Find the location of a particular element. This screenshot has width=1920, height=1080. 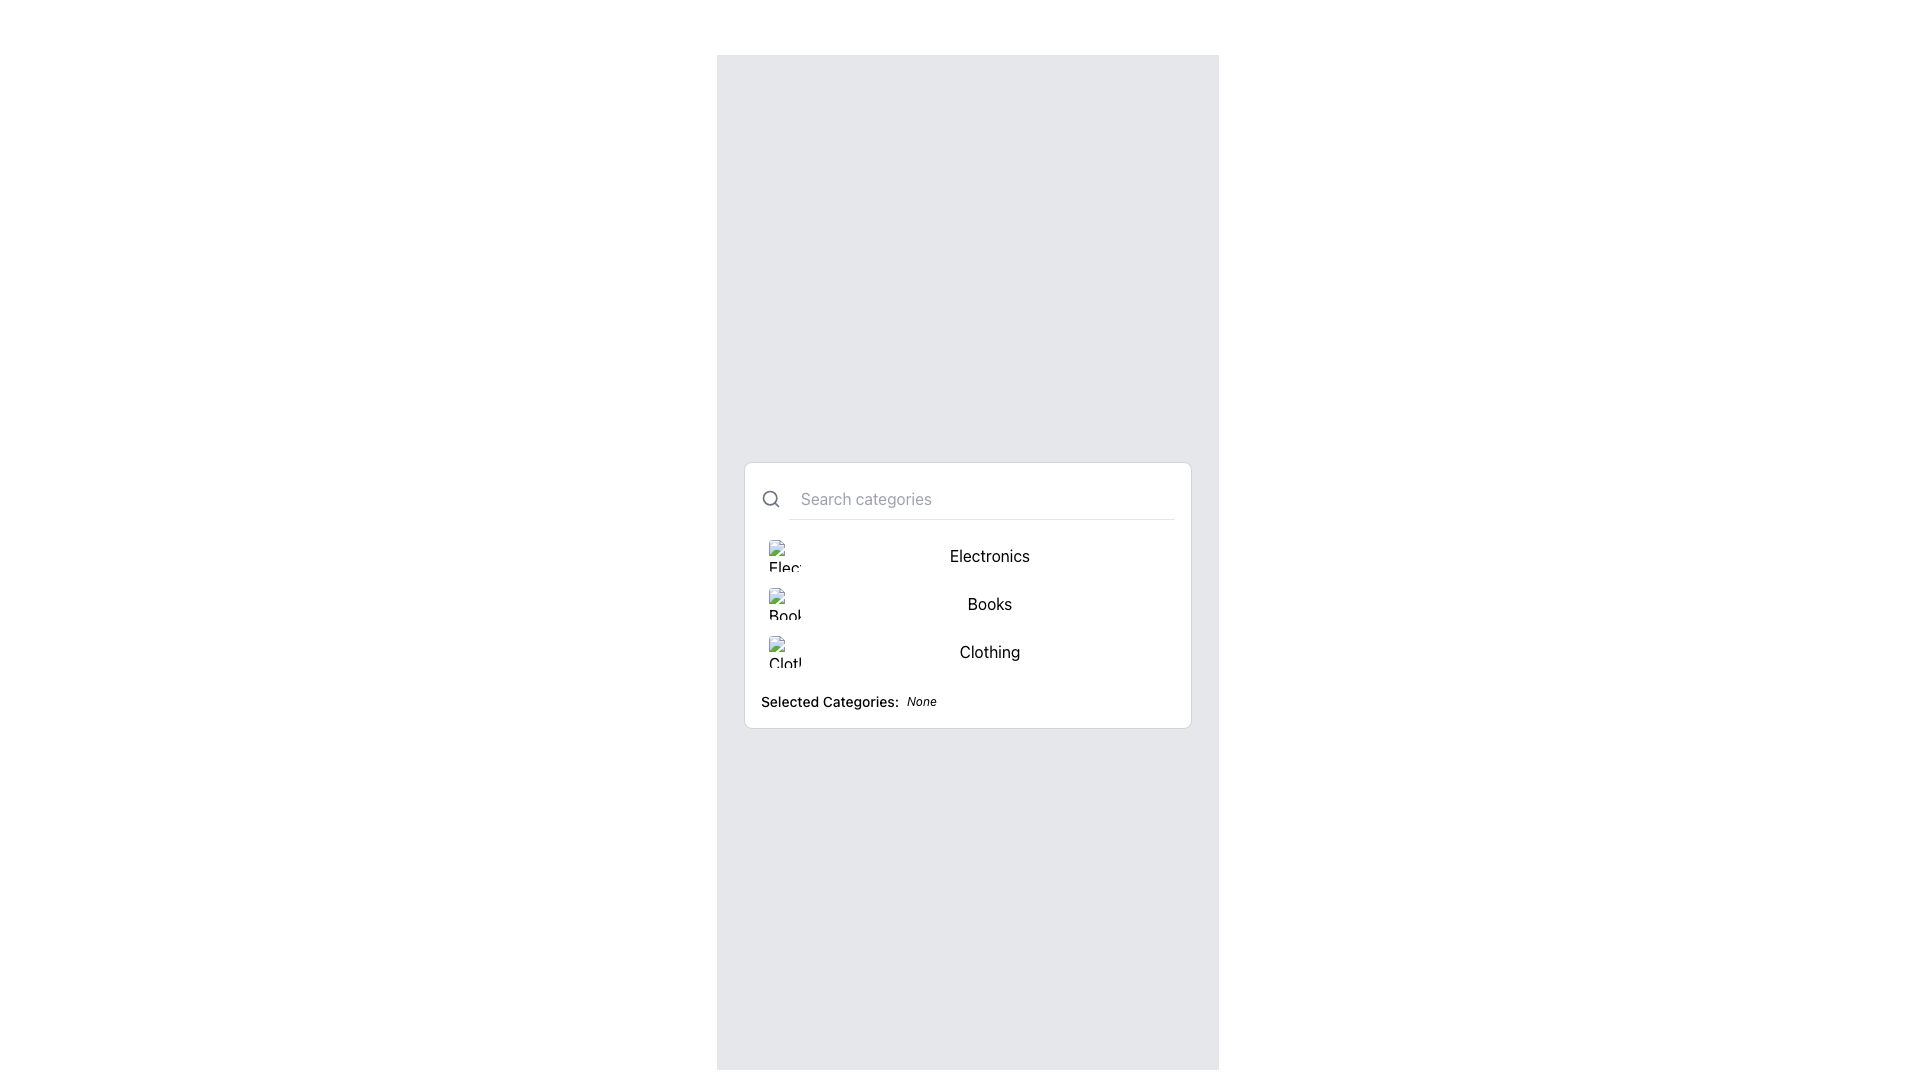

the 'Clothing' category list item in the dropdown menu, which is the third item below 'Books' and above the end of the list is located at coordinates (968, 651).